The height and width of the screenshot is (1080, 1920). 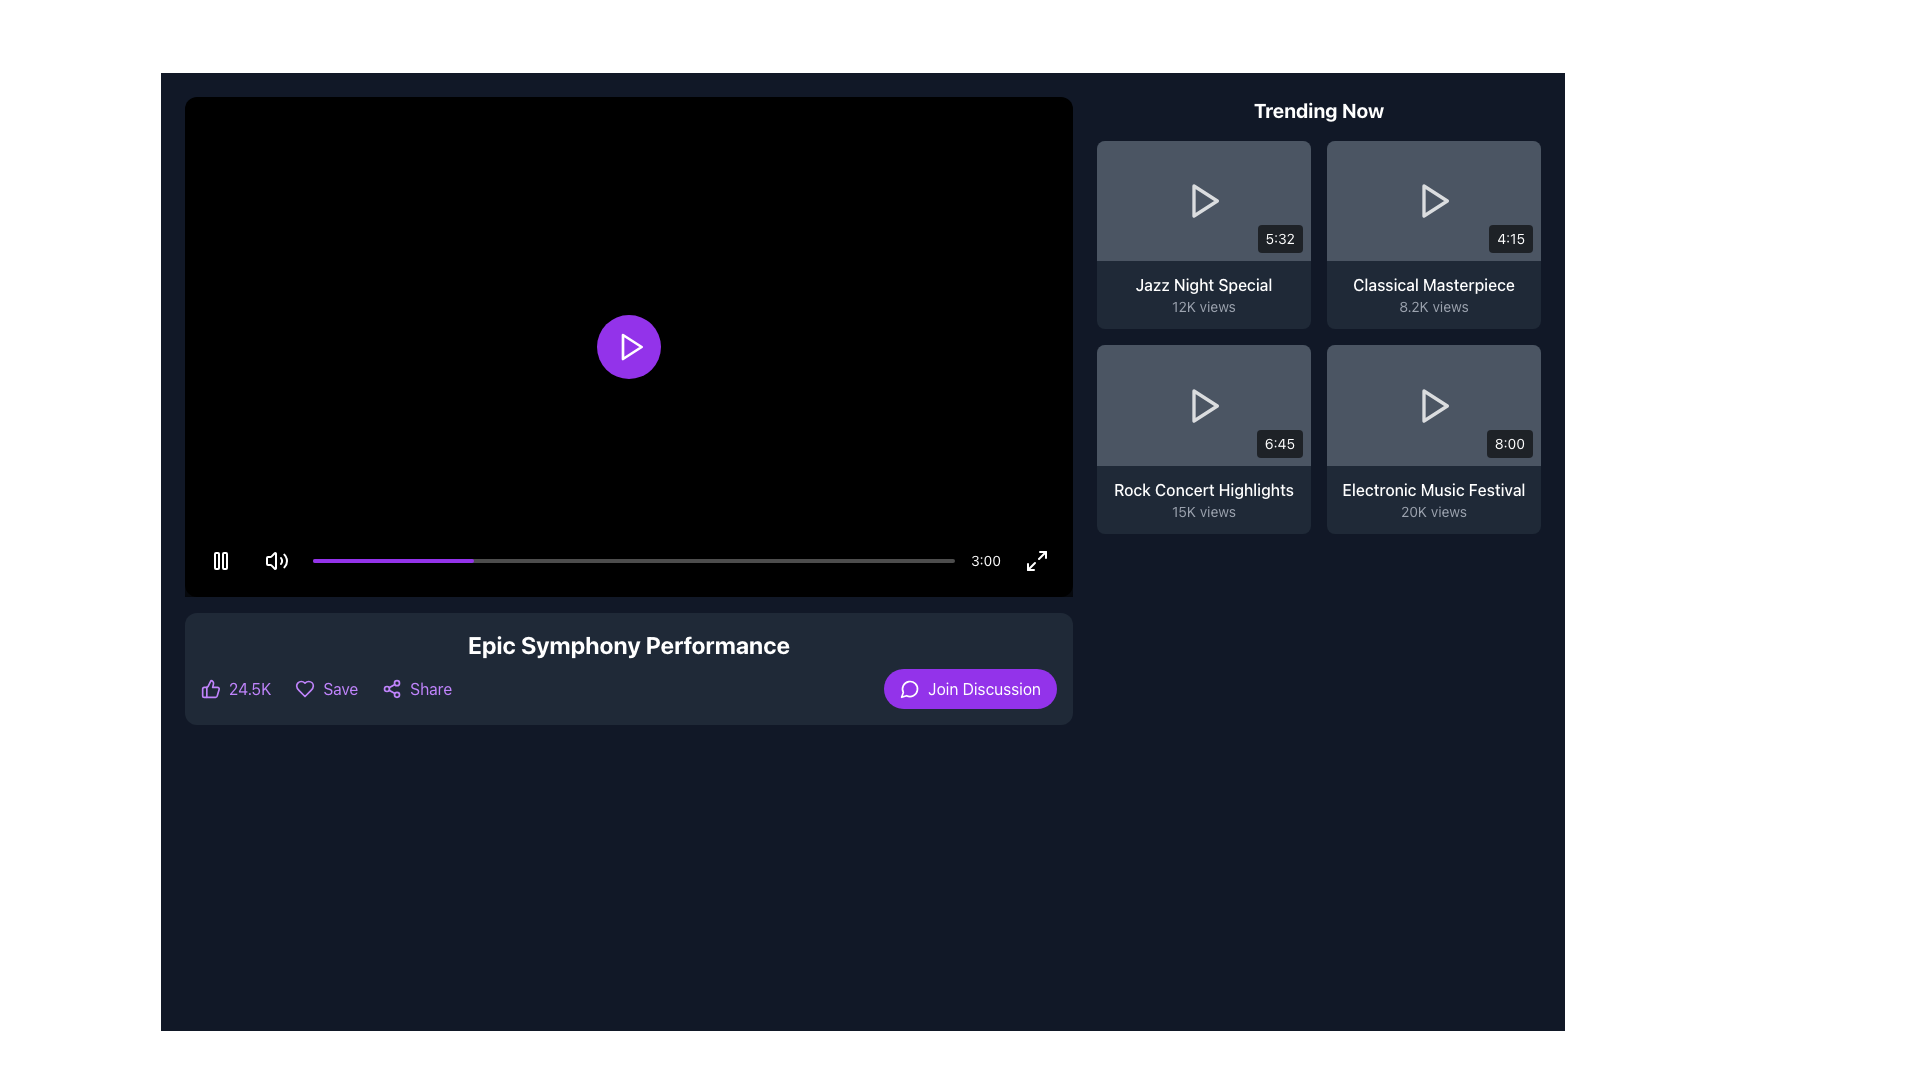 I want to click on the static text displaying '20K views' located beneath the 'Electronic Music Festival' heading in the bottom-right section of the interface, so click(x=1433, y=509).